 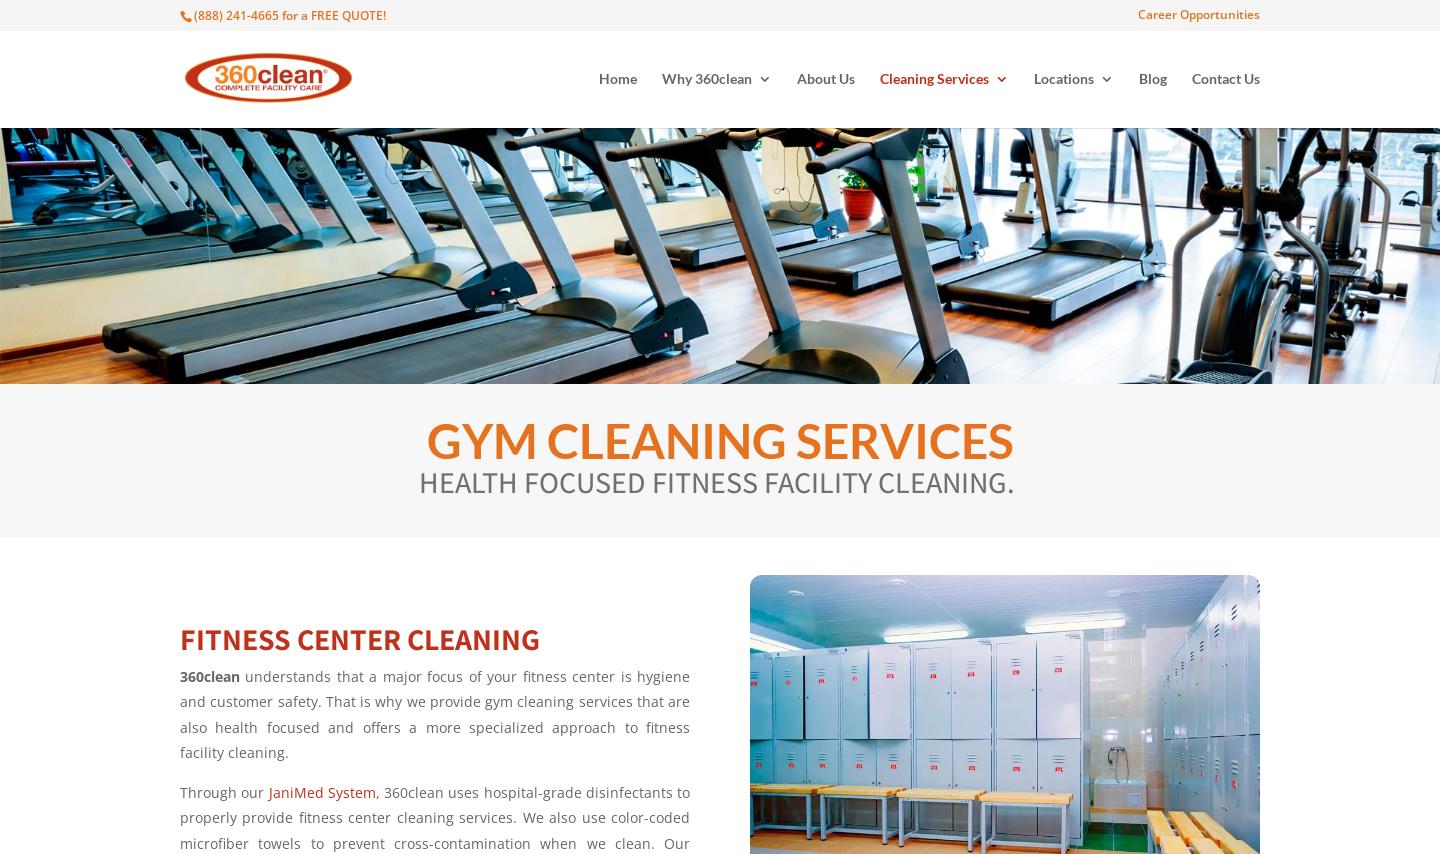 What do you see at coordinates (193, 14) in the screenshot?
I see `'(888) 241-4665 for a FREE QUOTE!'` at bounding box center [193, 14].